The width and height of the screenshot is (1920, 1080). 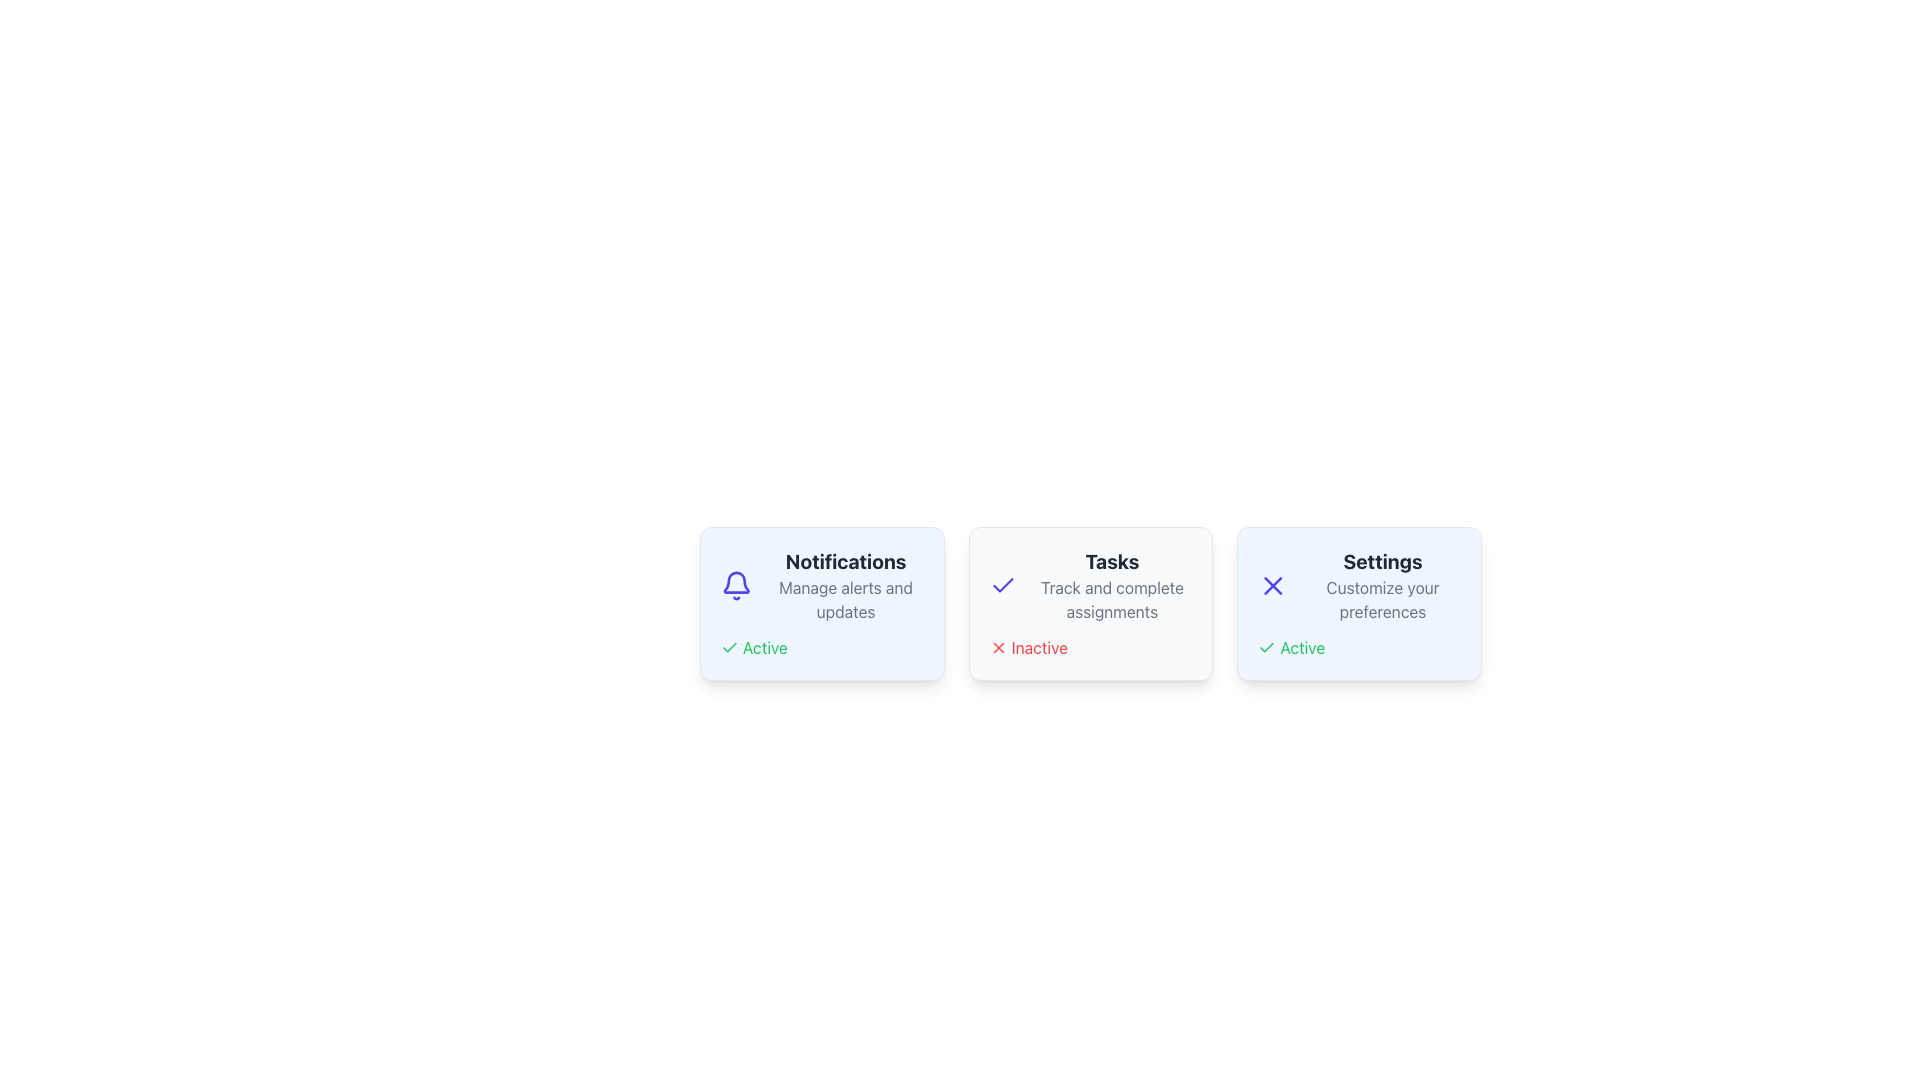 What do you see at coordinates (735, 585) in the screenshot?
I see `the notifications icon located in the top-left section of the notifications card, which signifies alerts or updates` at bounding box center [735, 585].